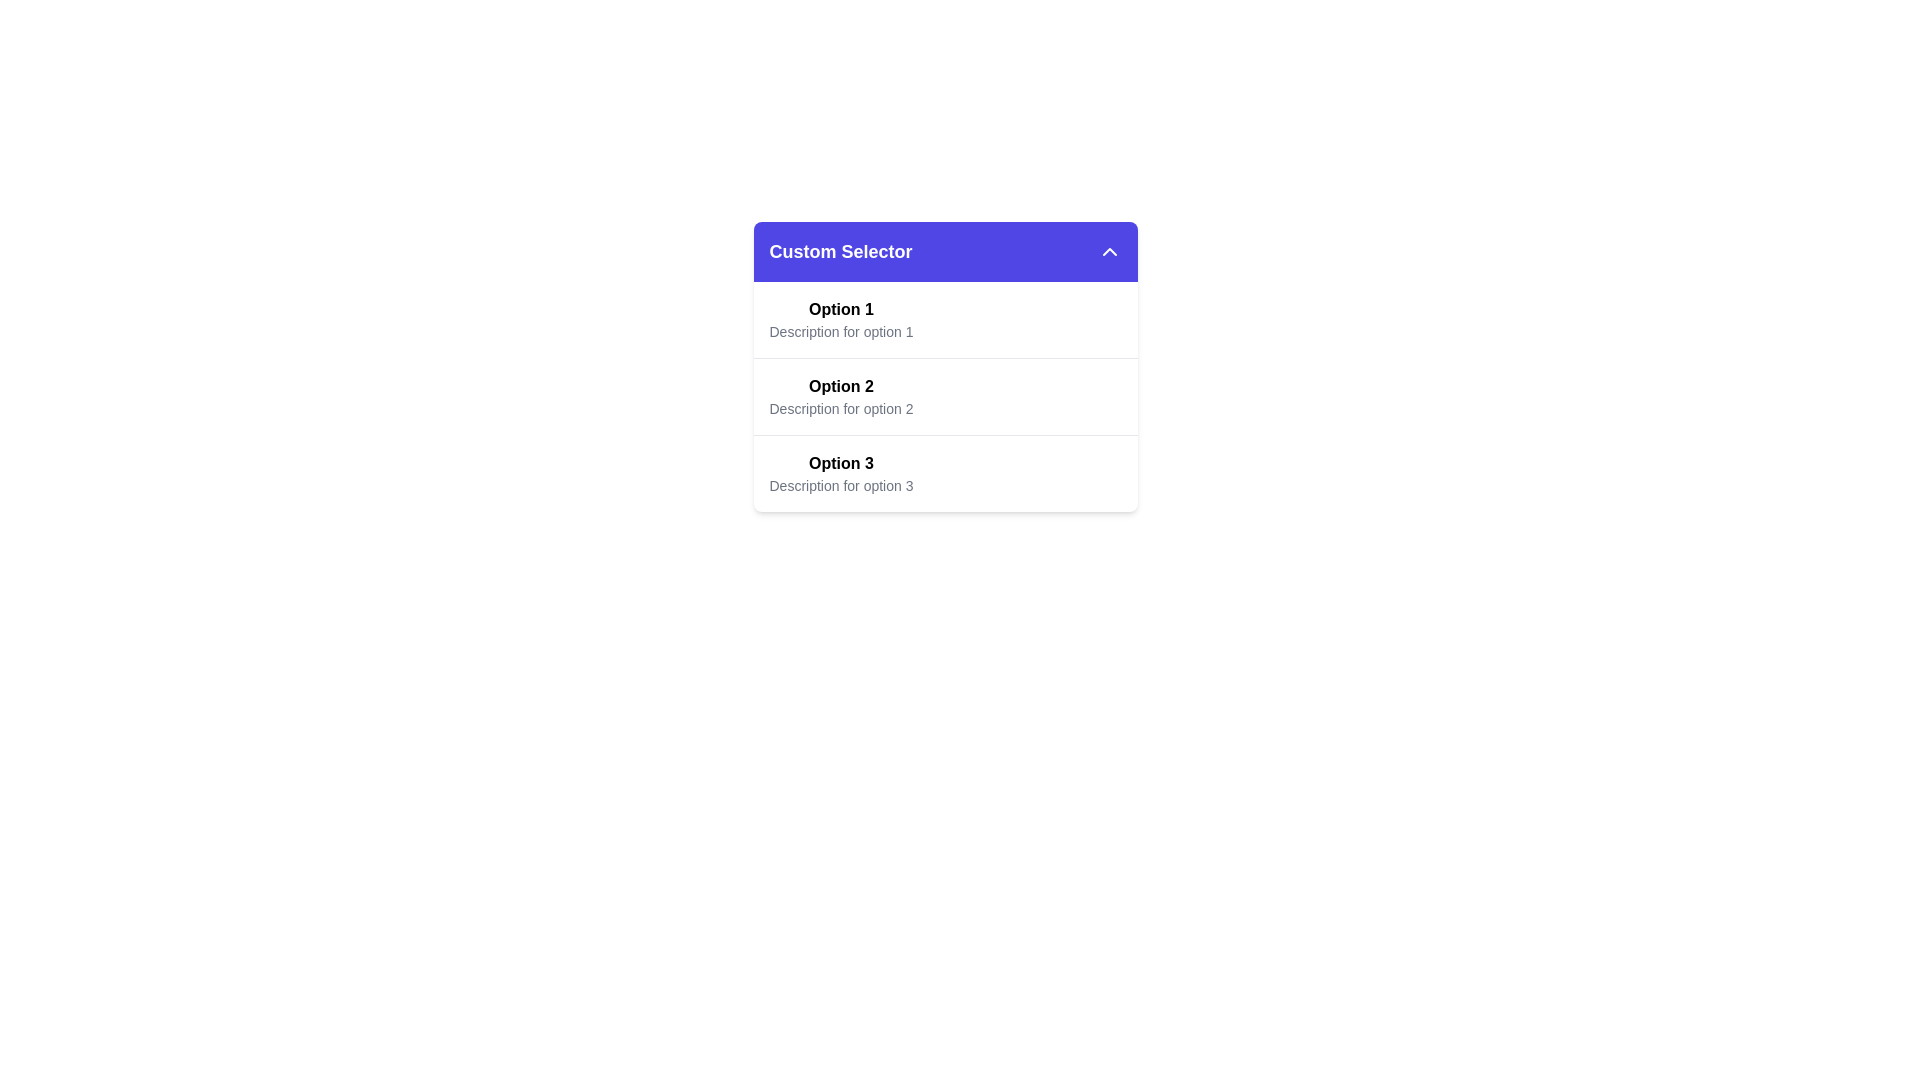  I want to click on the static text label that displays additional descriptive information about 'Option 1', which is located within the dropdown menu directly below the title text 'Option 1', so click(841, 330).